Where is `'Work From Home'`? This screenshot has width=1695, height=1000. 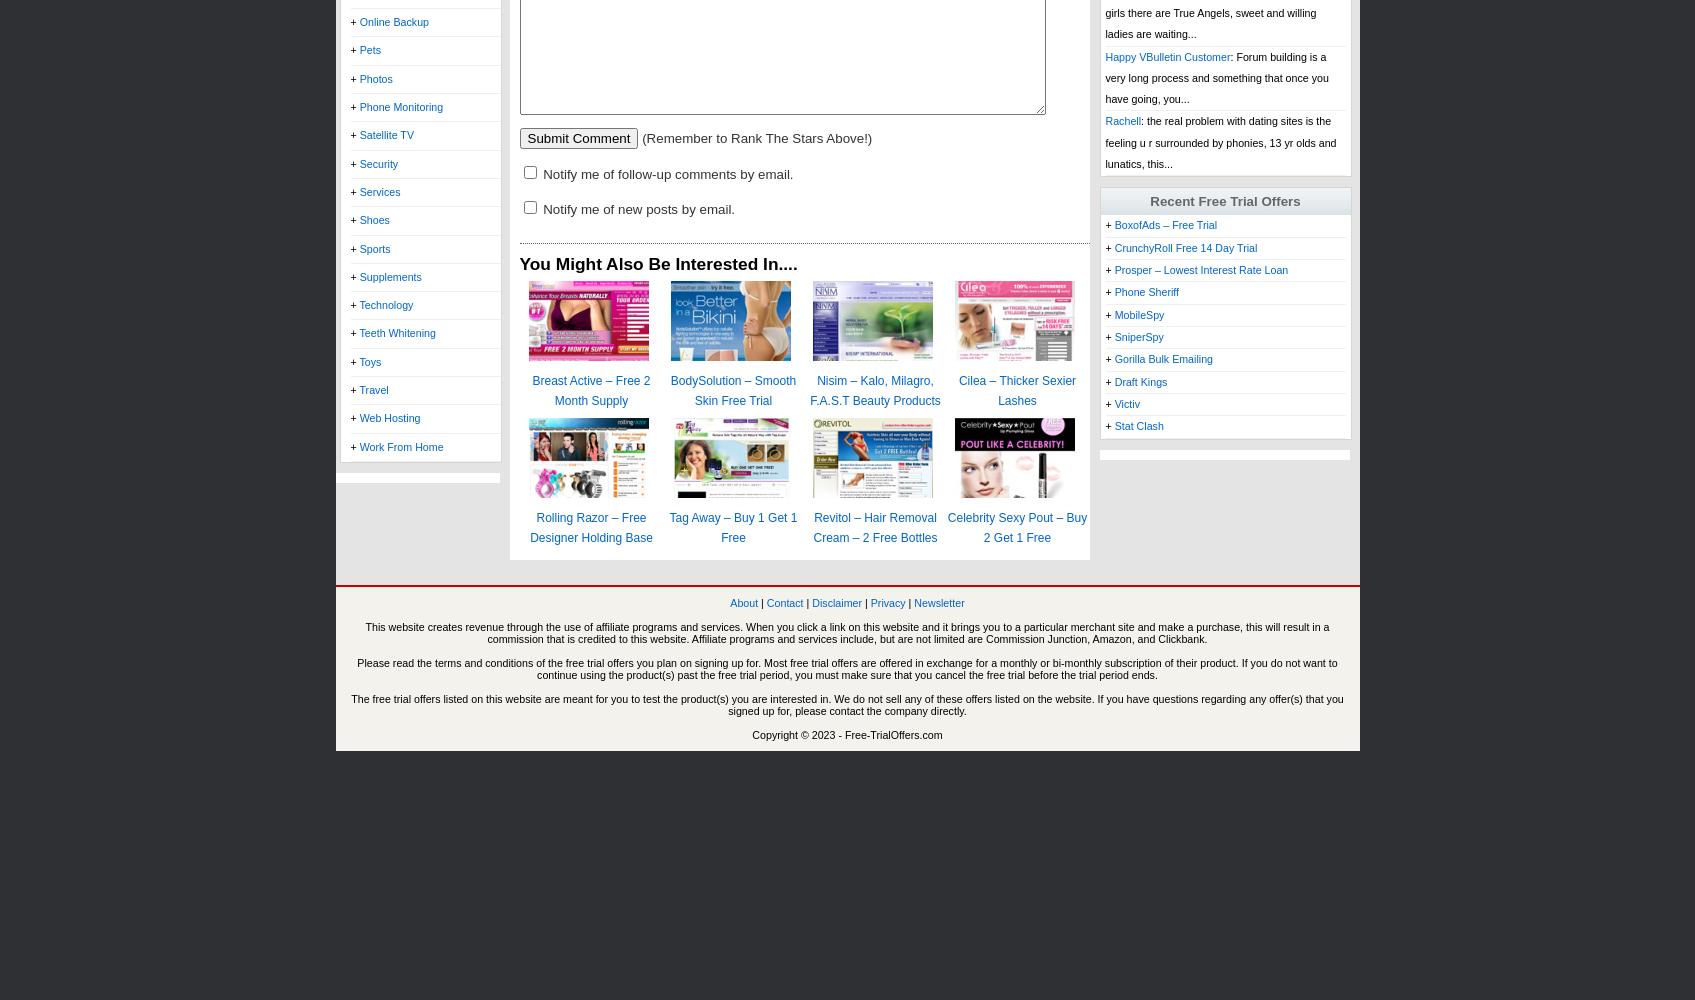 'Work From Home' is located at coordinates (401, 445).